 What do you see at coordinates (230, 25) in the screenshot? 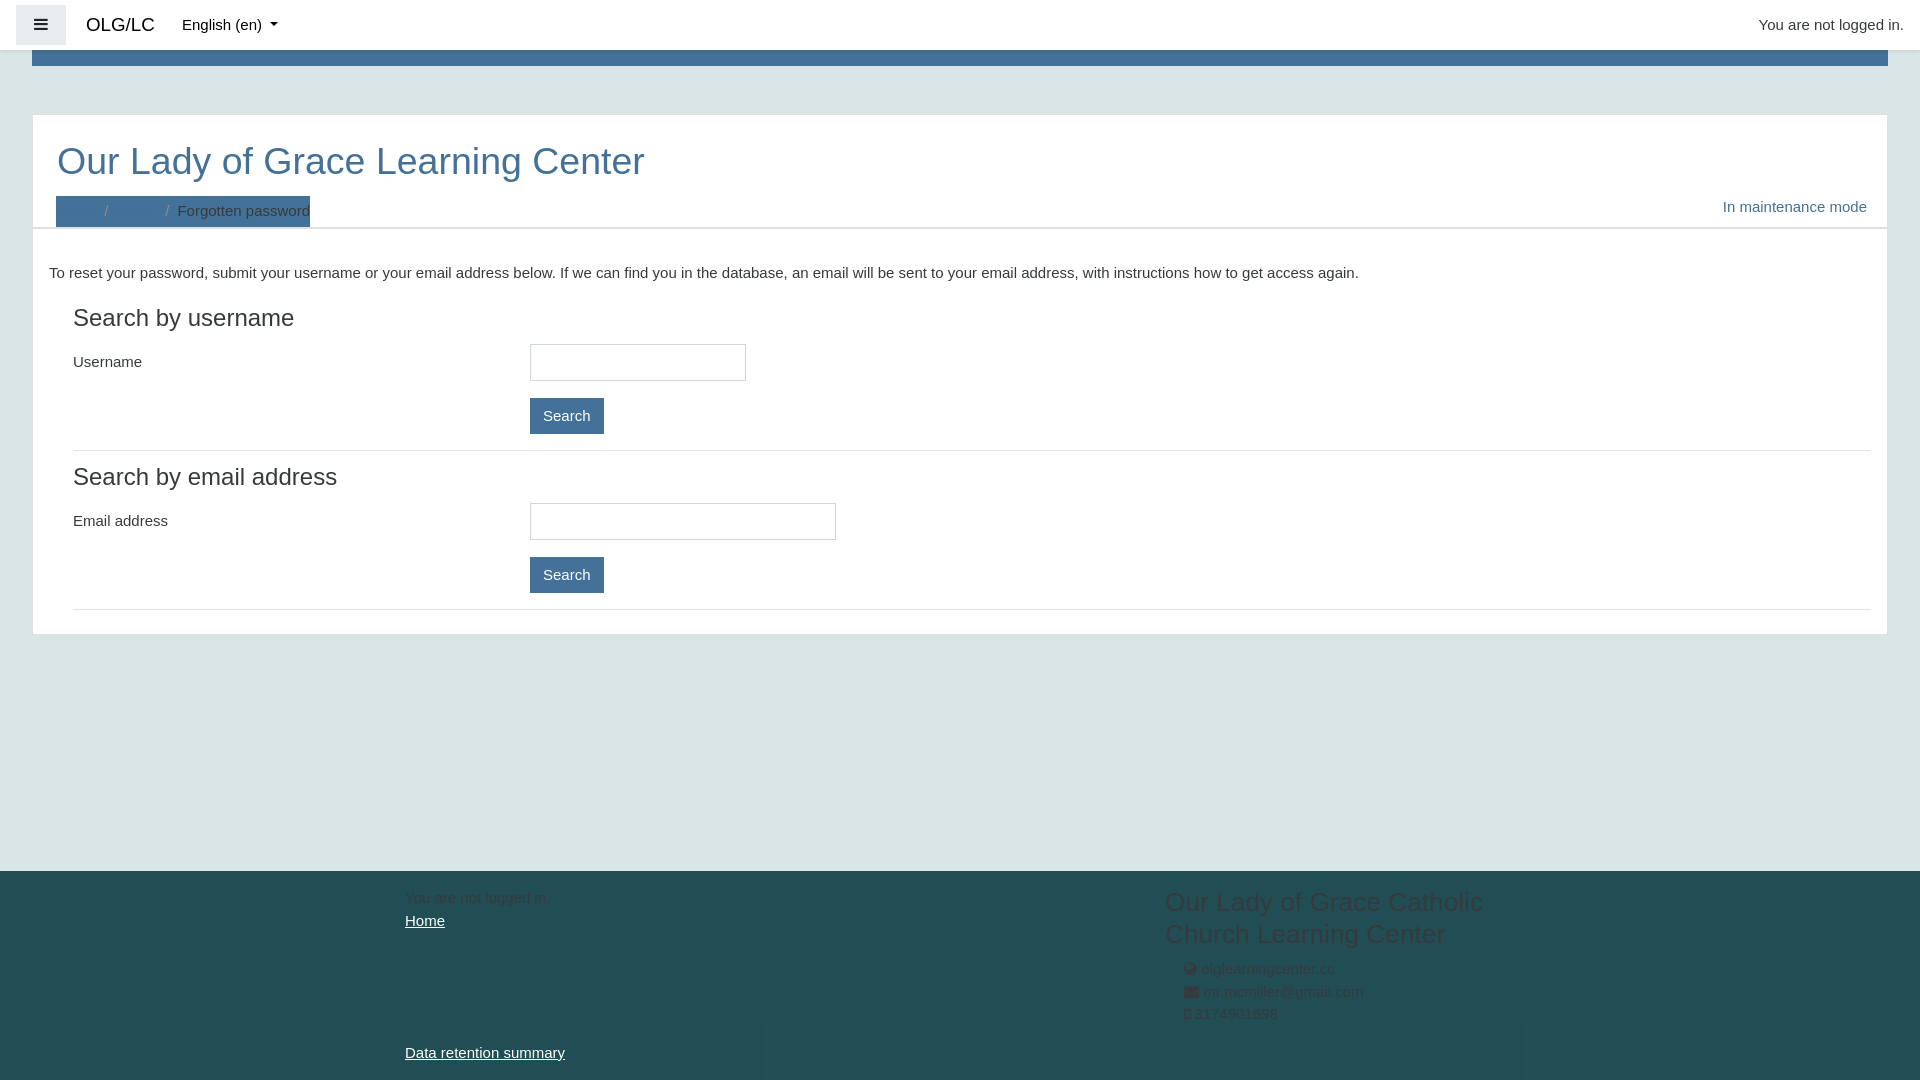
I see `'English (en)'` at bounding box center [230, 25].